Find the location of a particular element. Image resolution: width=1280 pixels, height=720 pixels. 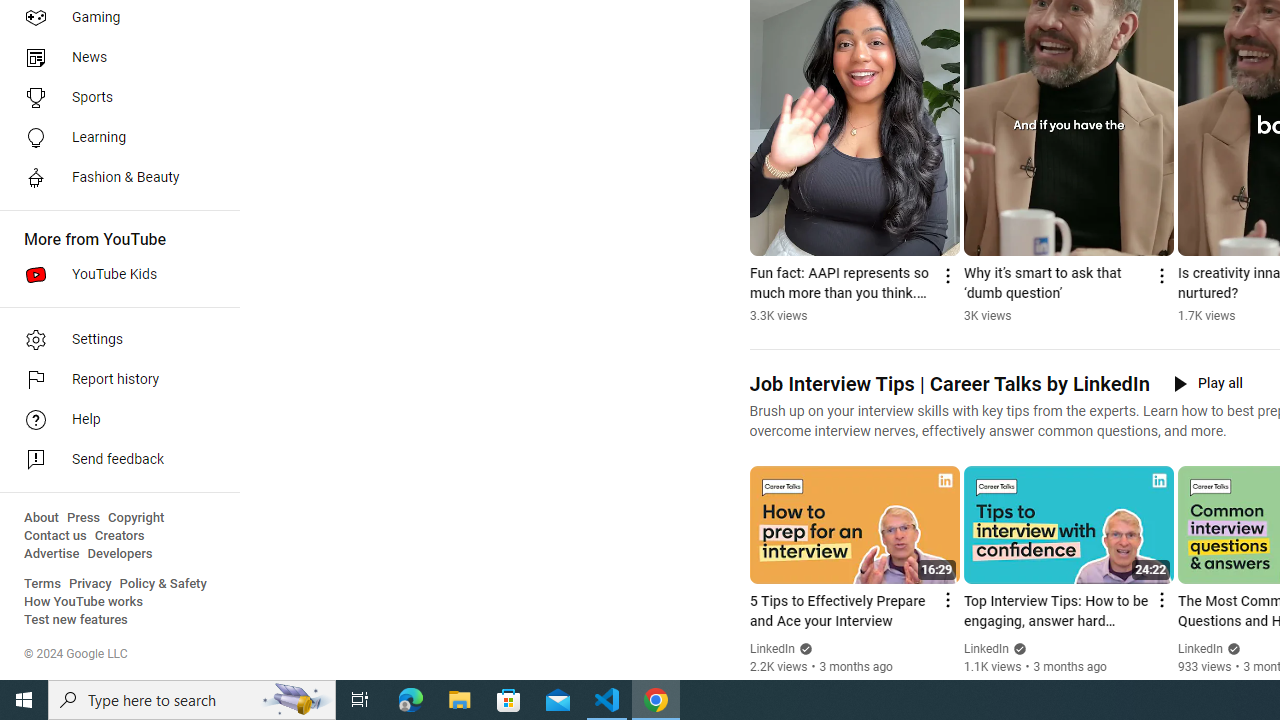

'Send feedback' is located at coordinates (112, 460).